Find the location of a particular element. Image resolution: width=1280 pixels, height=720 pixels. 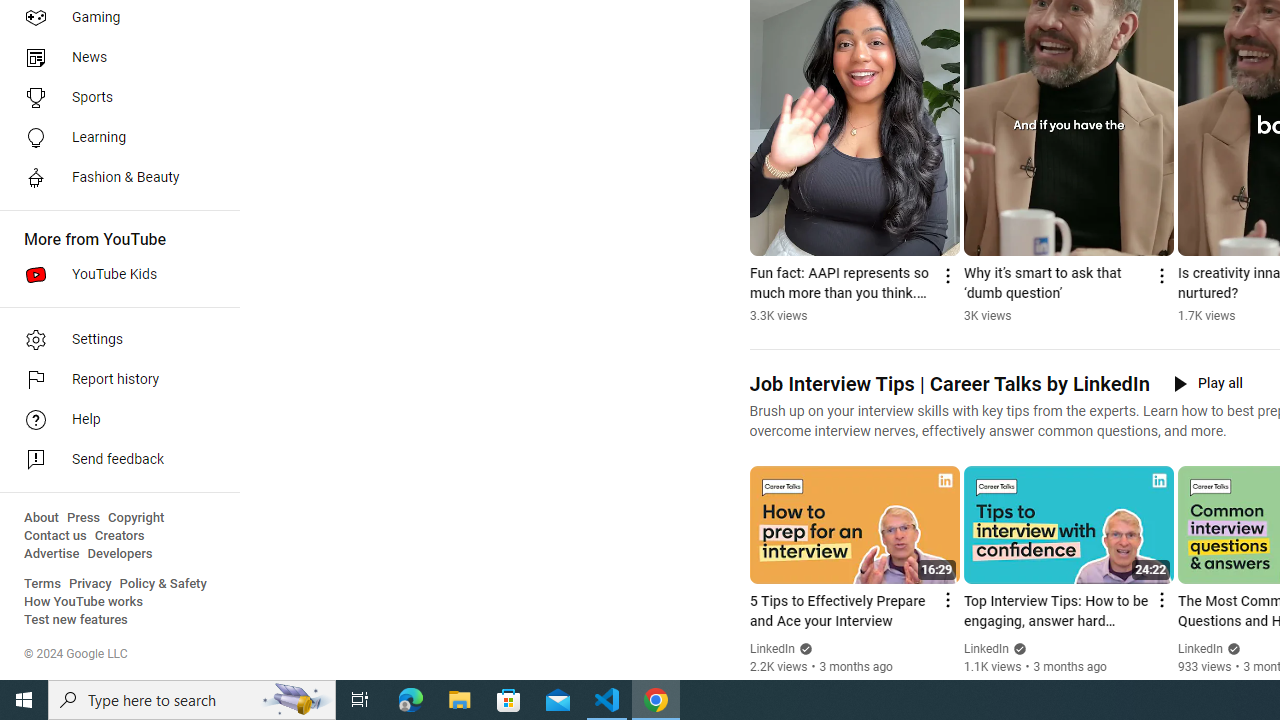

'Send feedback' is located at coordinates (112, 460).